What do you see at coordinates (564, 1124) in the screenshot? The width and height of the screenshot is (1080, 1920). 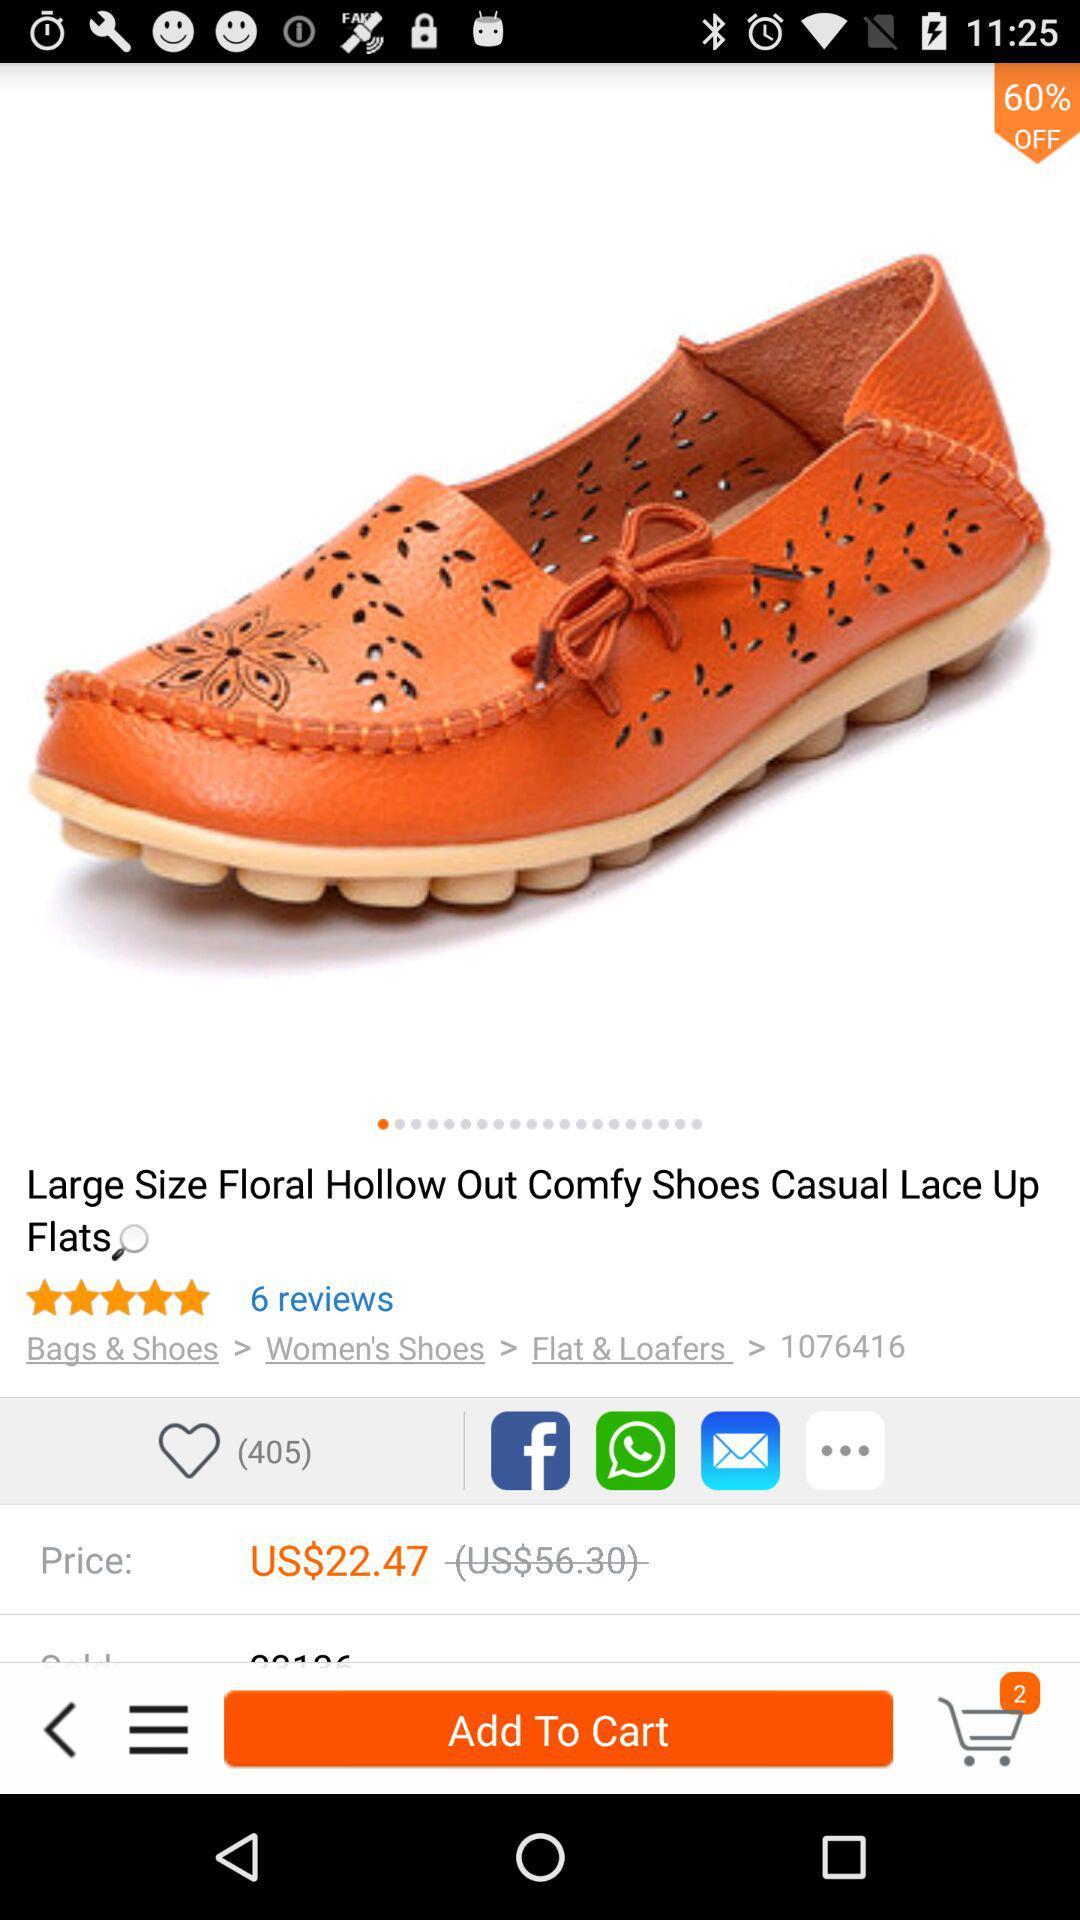 I see `comfort for use on the title only` at bounding box center [564, 1124].